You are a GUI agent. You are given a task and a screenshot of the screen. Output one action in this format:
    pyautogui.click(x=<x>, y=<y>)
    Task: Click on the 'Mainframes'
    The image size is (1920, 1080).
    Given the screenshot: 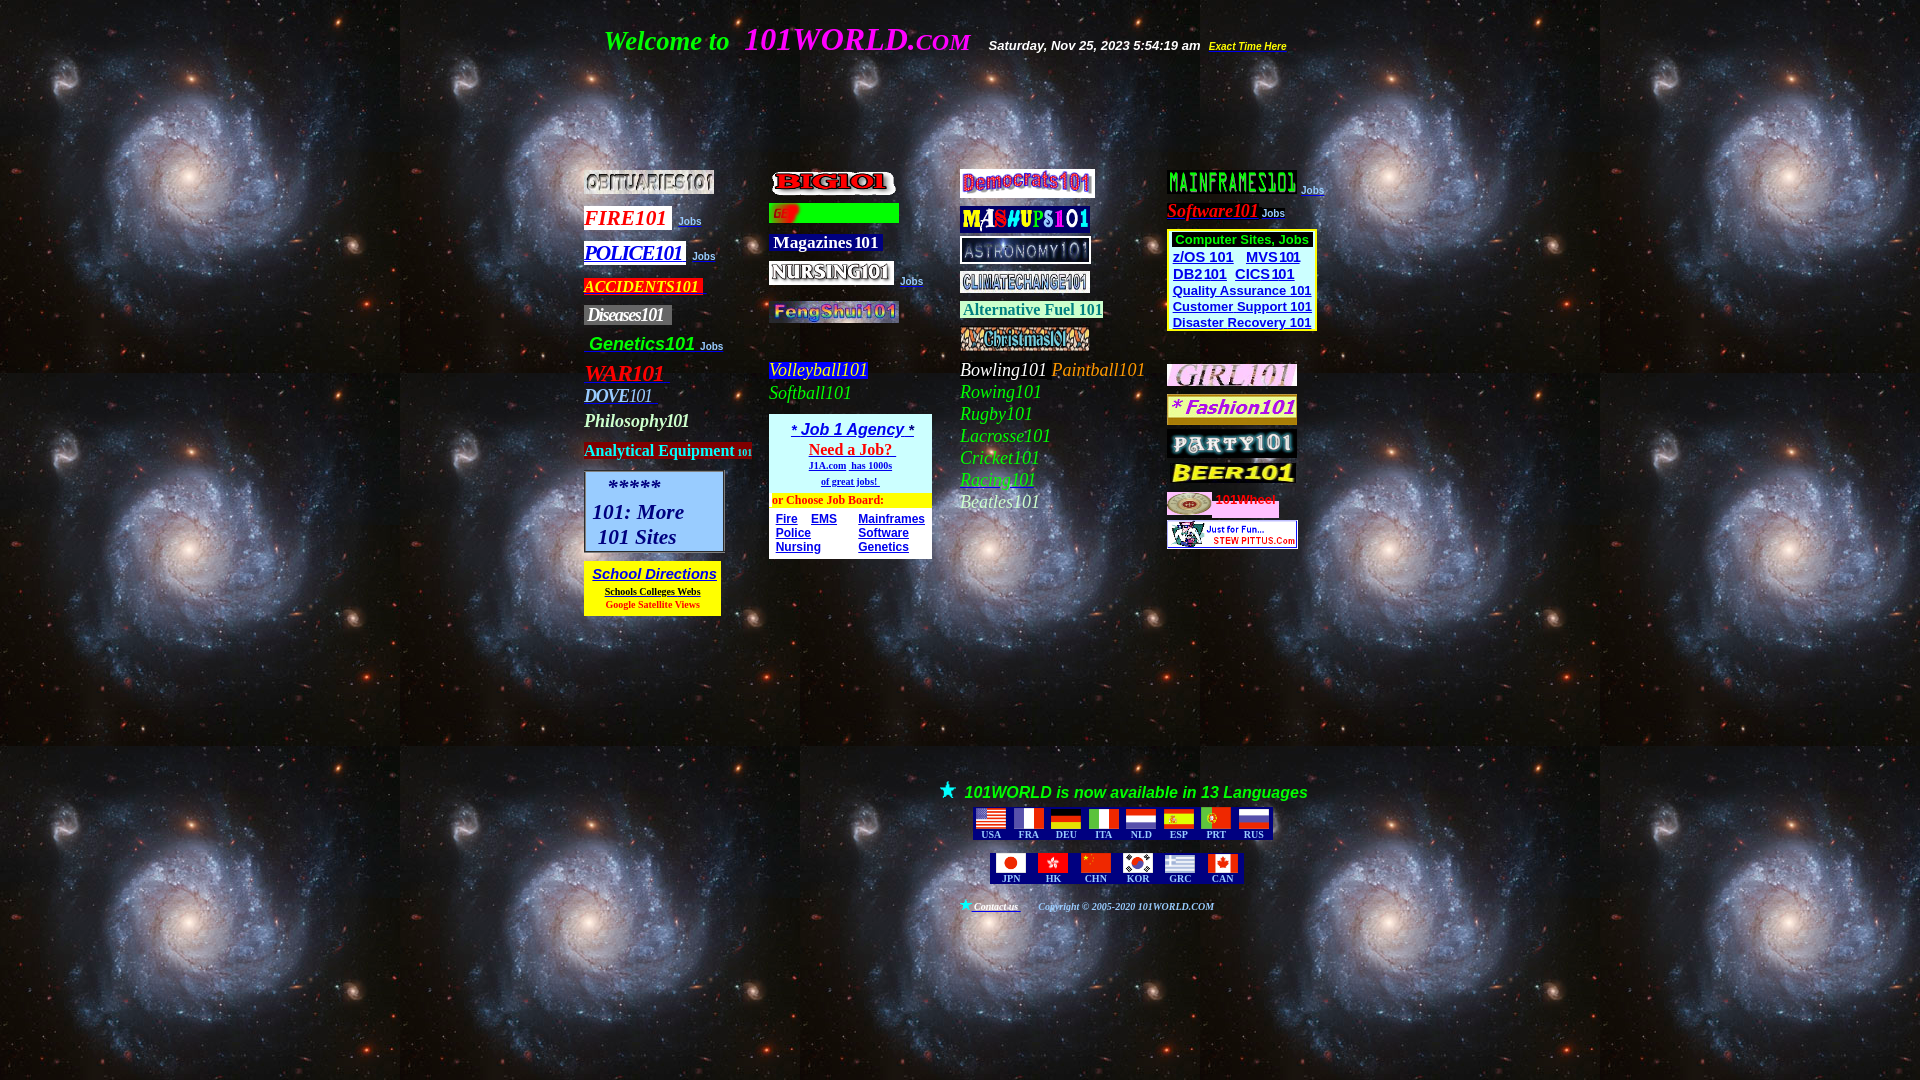 What is the action you would take?
    pyautogui.click(x=890, y=516)
    